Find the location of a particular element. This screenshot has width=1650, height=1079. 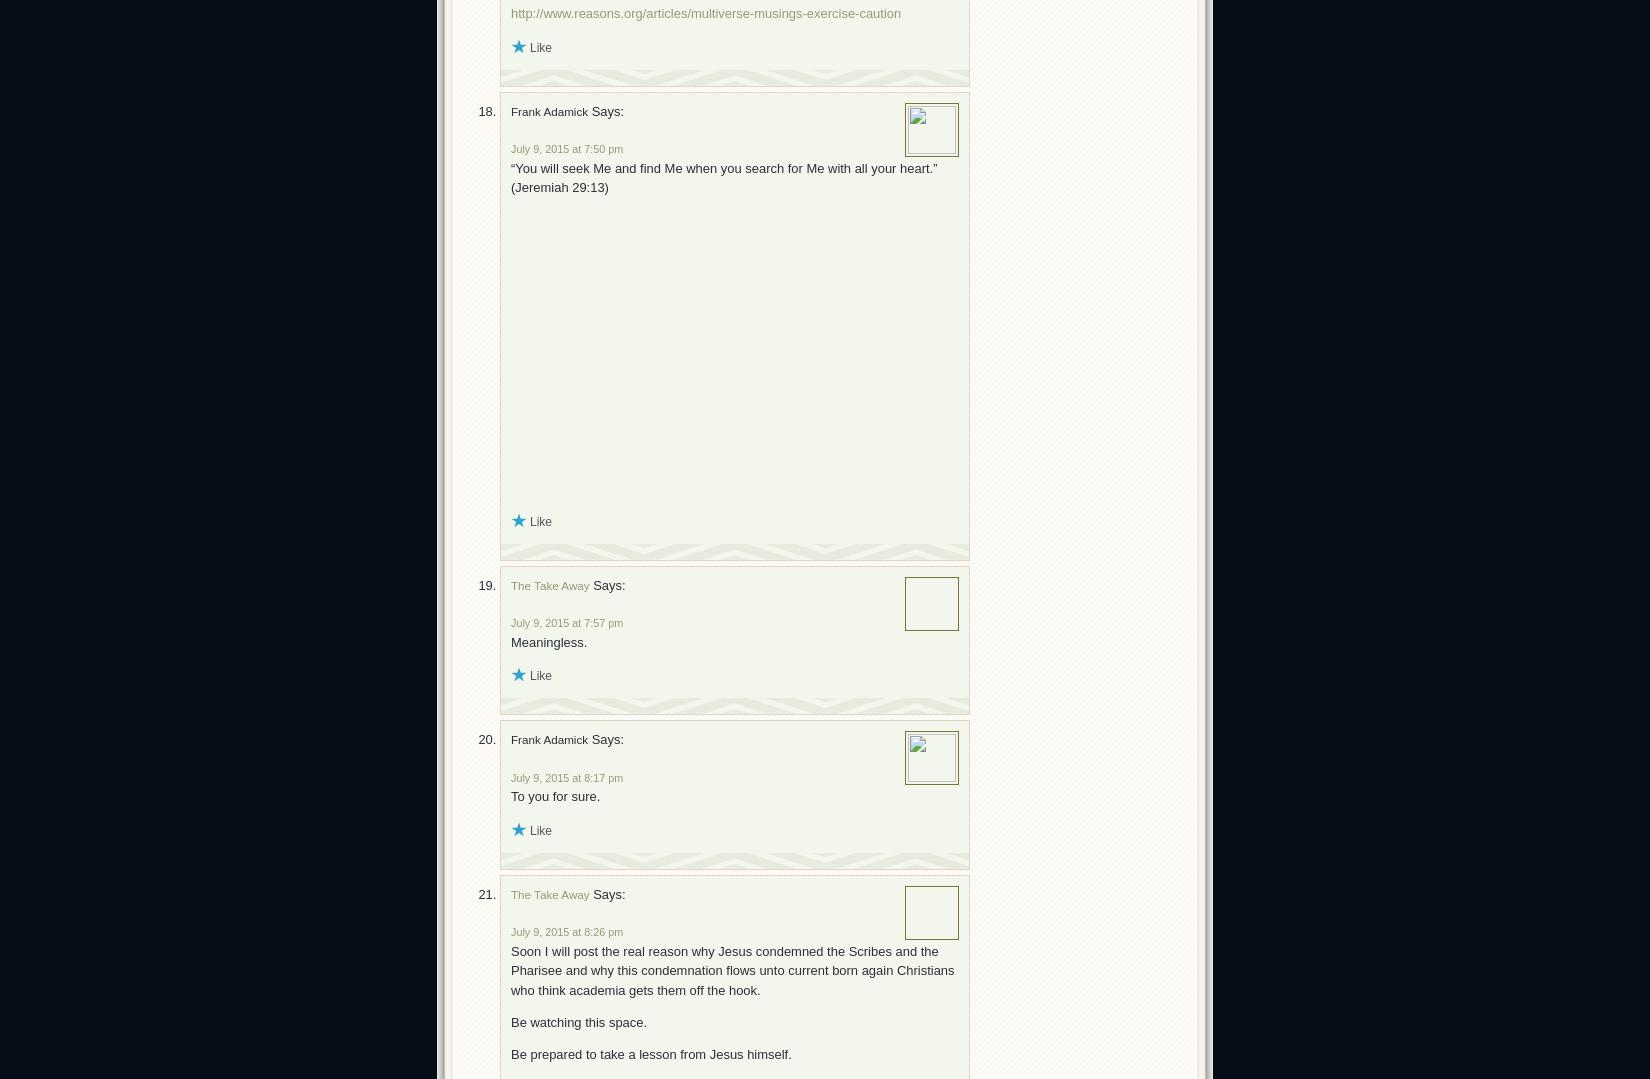

'Be watching this space.' is located at coordinates (577, 1022).